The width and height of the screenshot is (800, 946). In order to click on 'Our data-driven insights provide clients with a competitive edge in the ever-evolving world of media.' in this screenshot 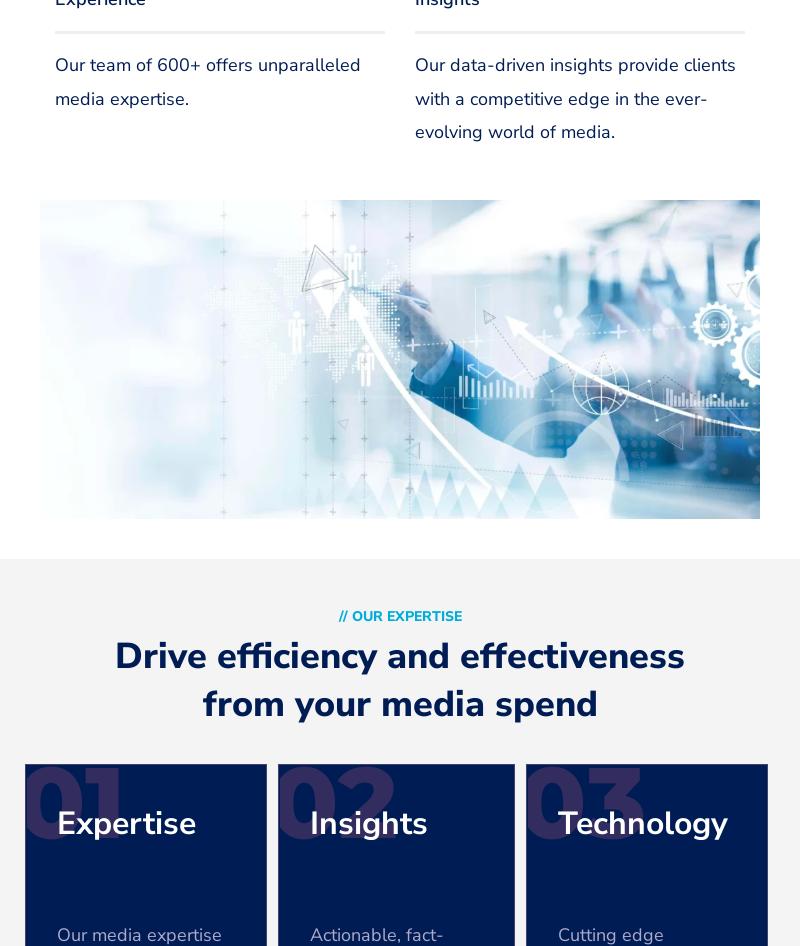, I will do `click(574, 97)`.